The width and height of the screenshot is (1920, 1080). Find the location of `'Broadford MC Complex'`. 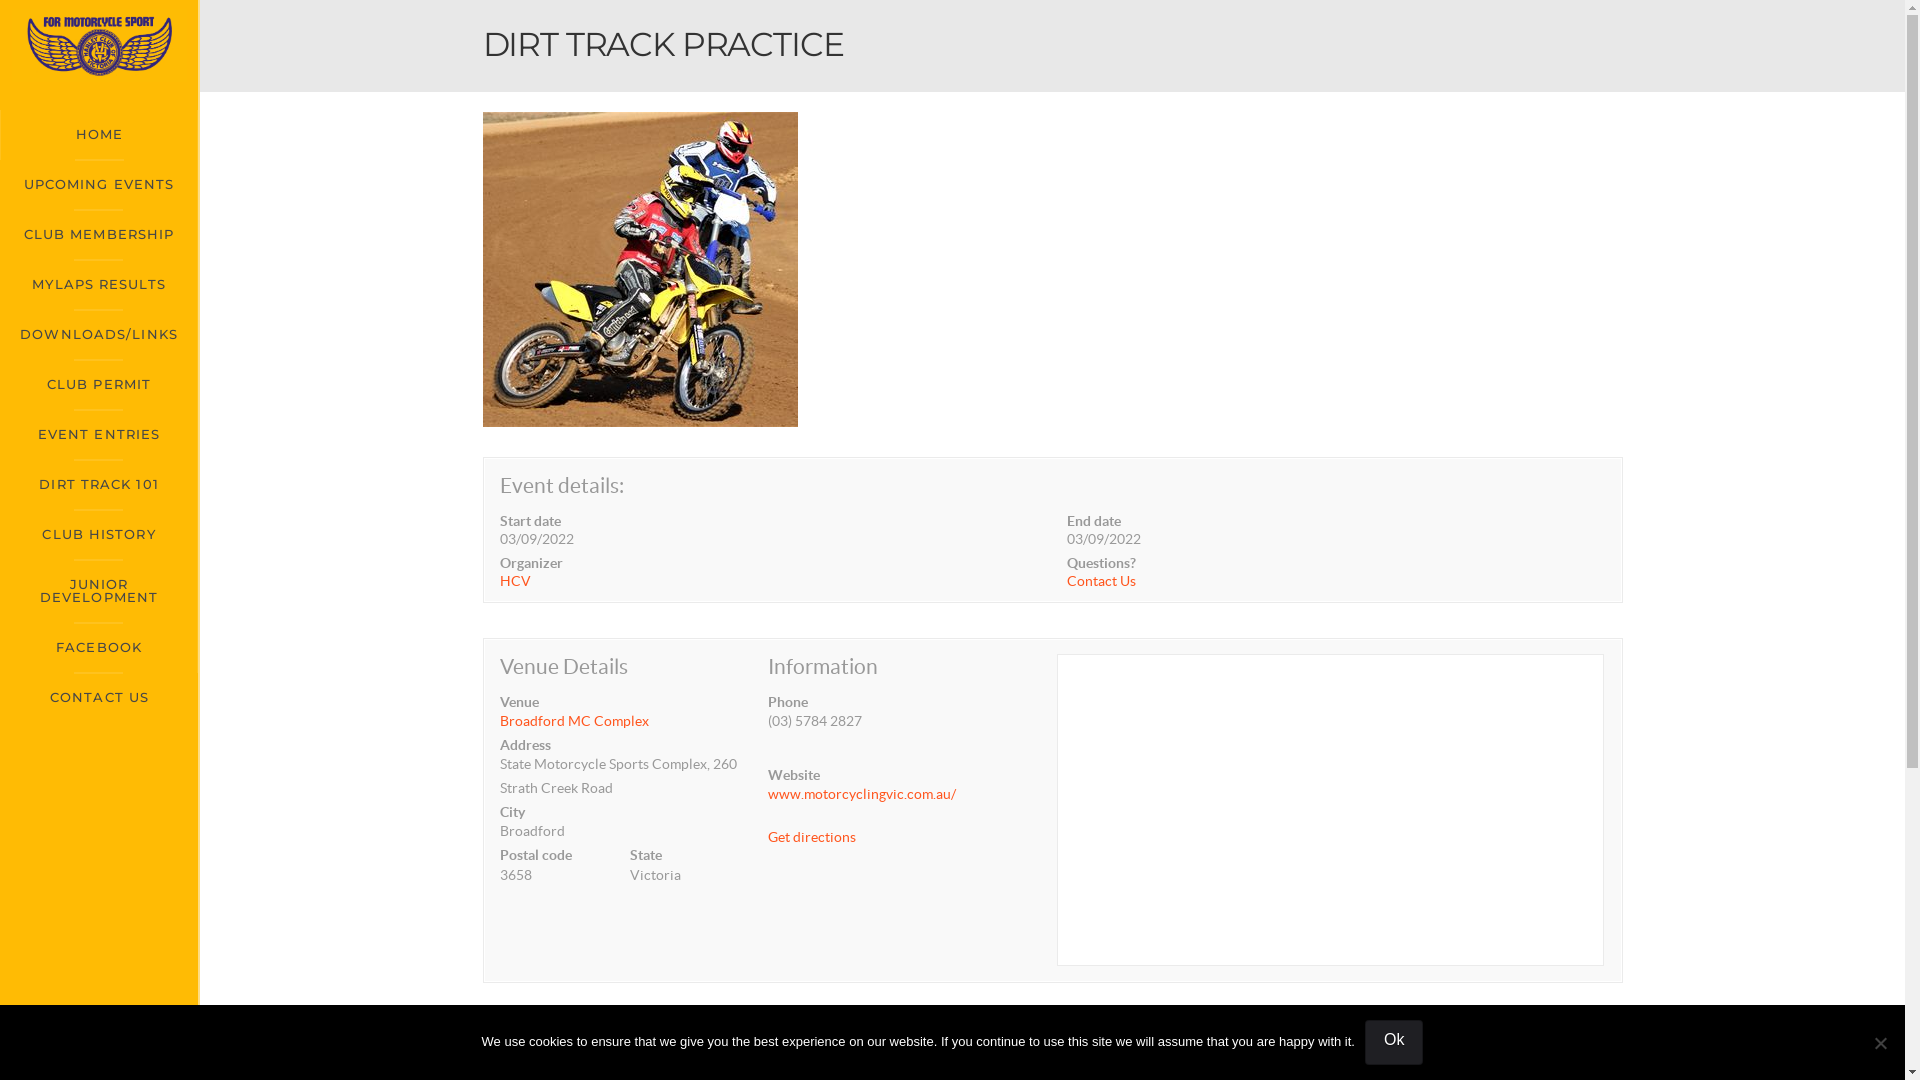

'Broadford MC Complex' is located at coordinates (626, 721).